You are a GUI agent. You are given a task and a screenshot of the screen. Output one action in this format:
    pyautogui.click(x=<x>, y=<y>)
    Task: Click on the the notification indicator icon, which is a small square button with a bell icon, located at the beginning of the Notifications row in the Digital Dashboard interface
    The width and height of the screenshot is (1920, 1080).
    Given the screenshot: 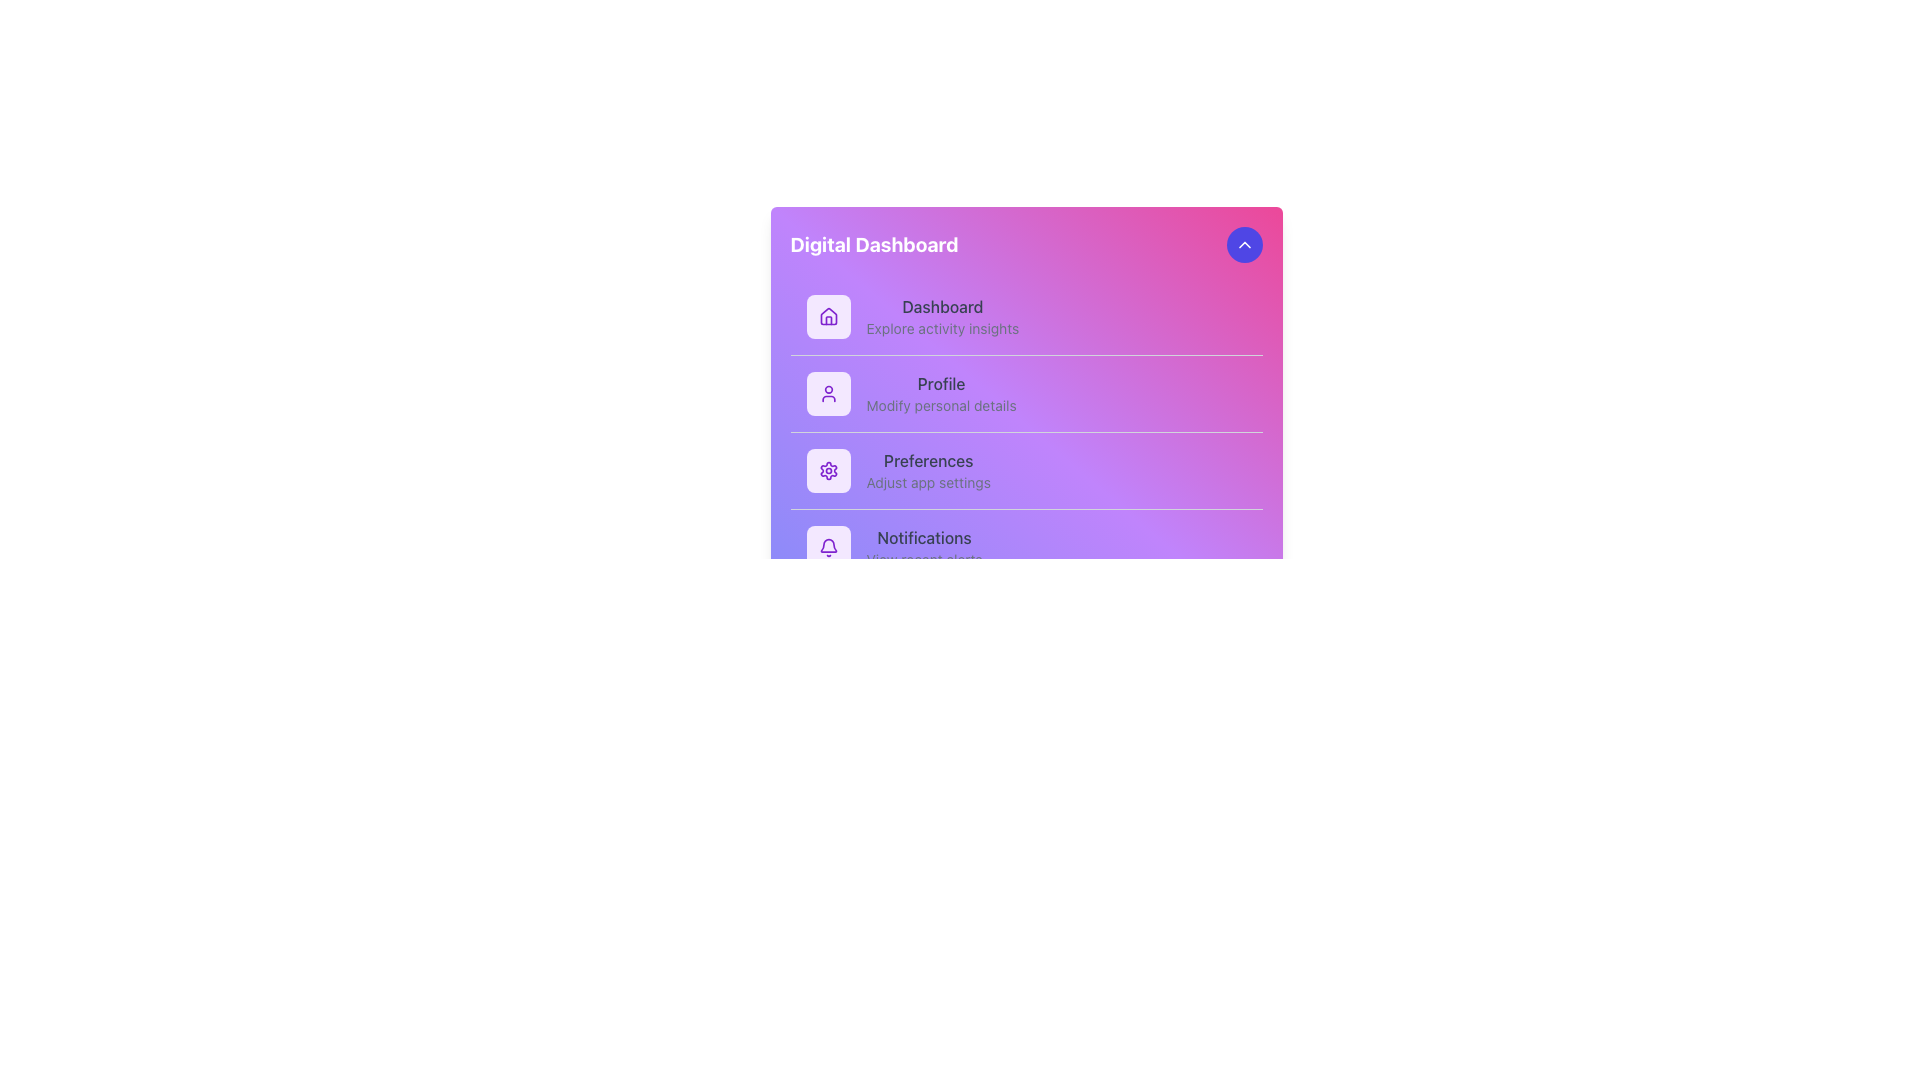 What is the action you would take?
    pyautogui.click(x=828, y=547)
    